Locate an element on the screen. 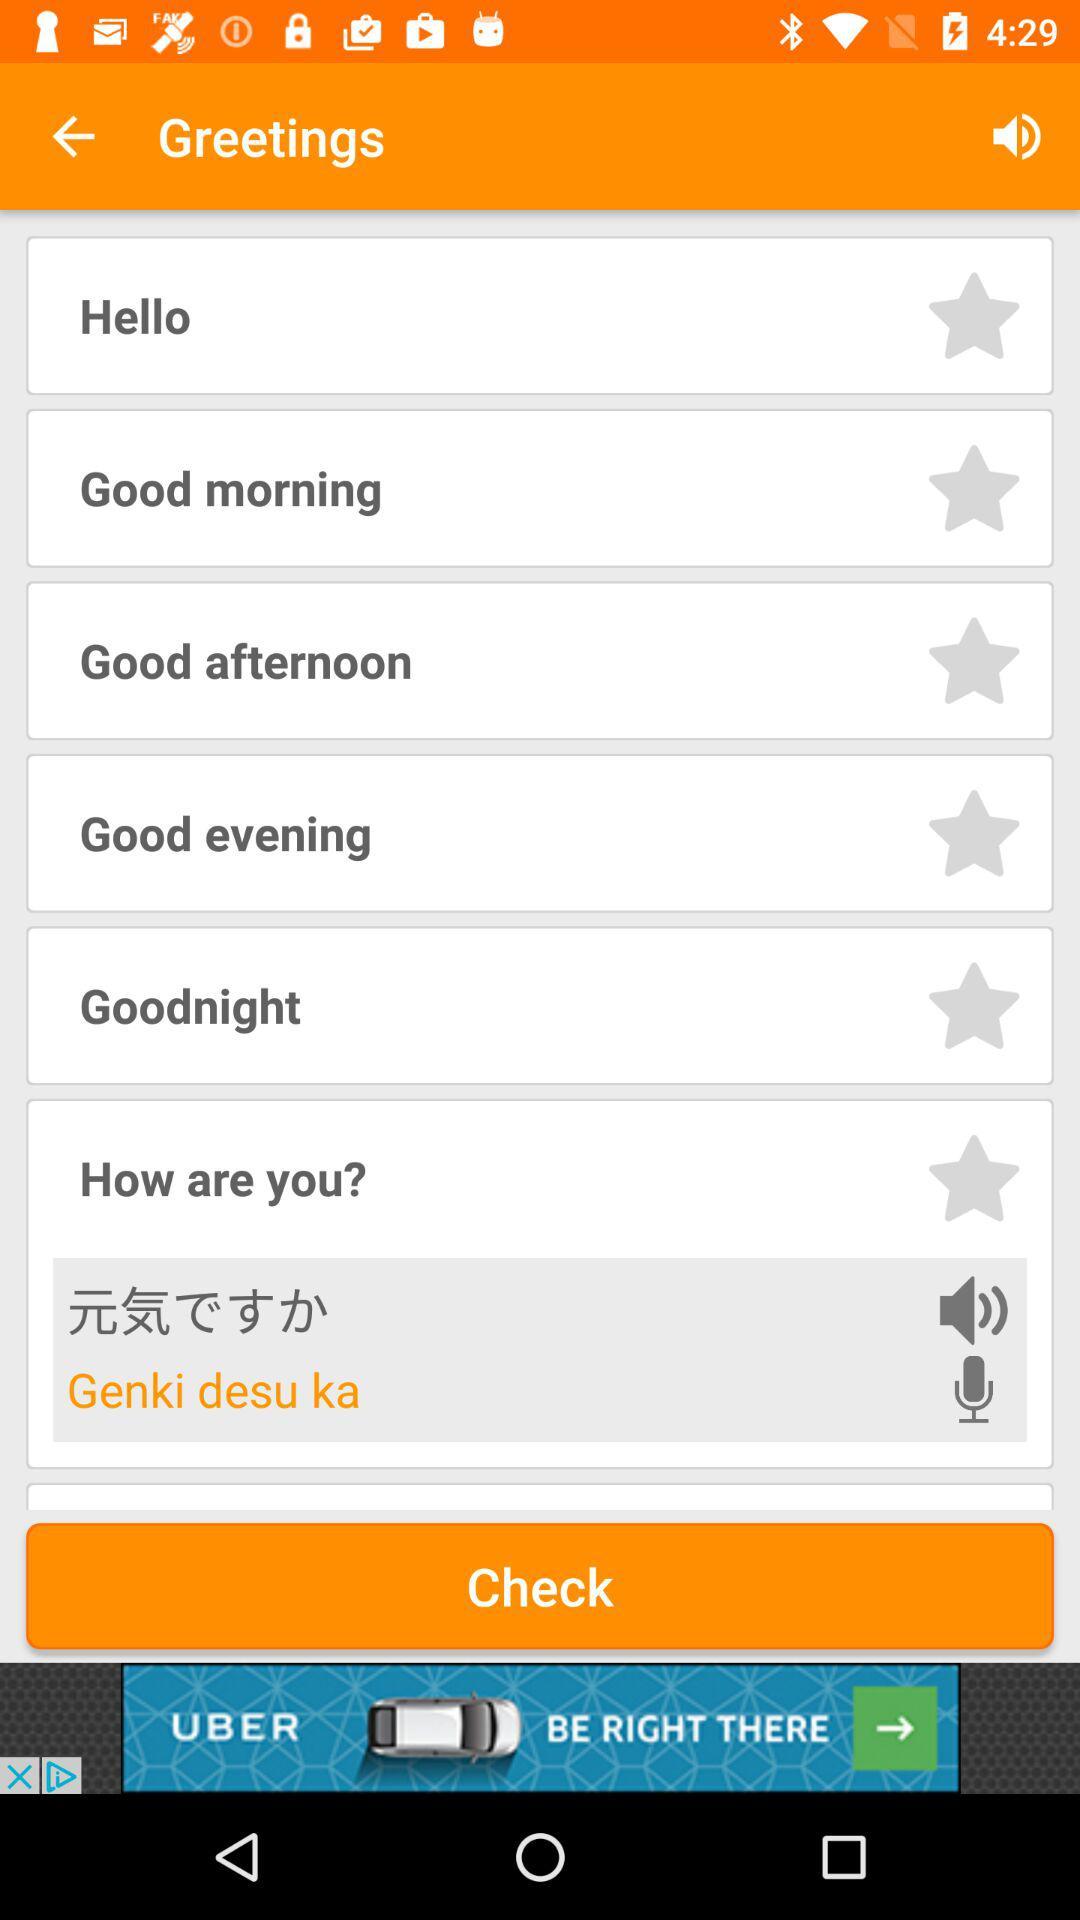 This screenshot has height=1920, width=1080. voice record is located at coordinates (972, 1388).